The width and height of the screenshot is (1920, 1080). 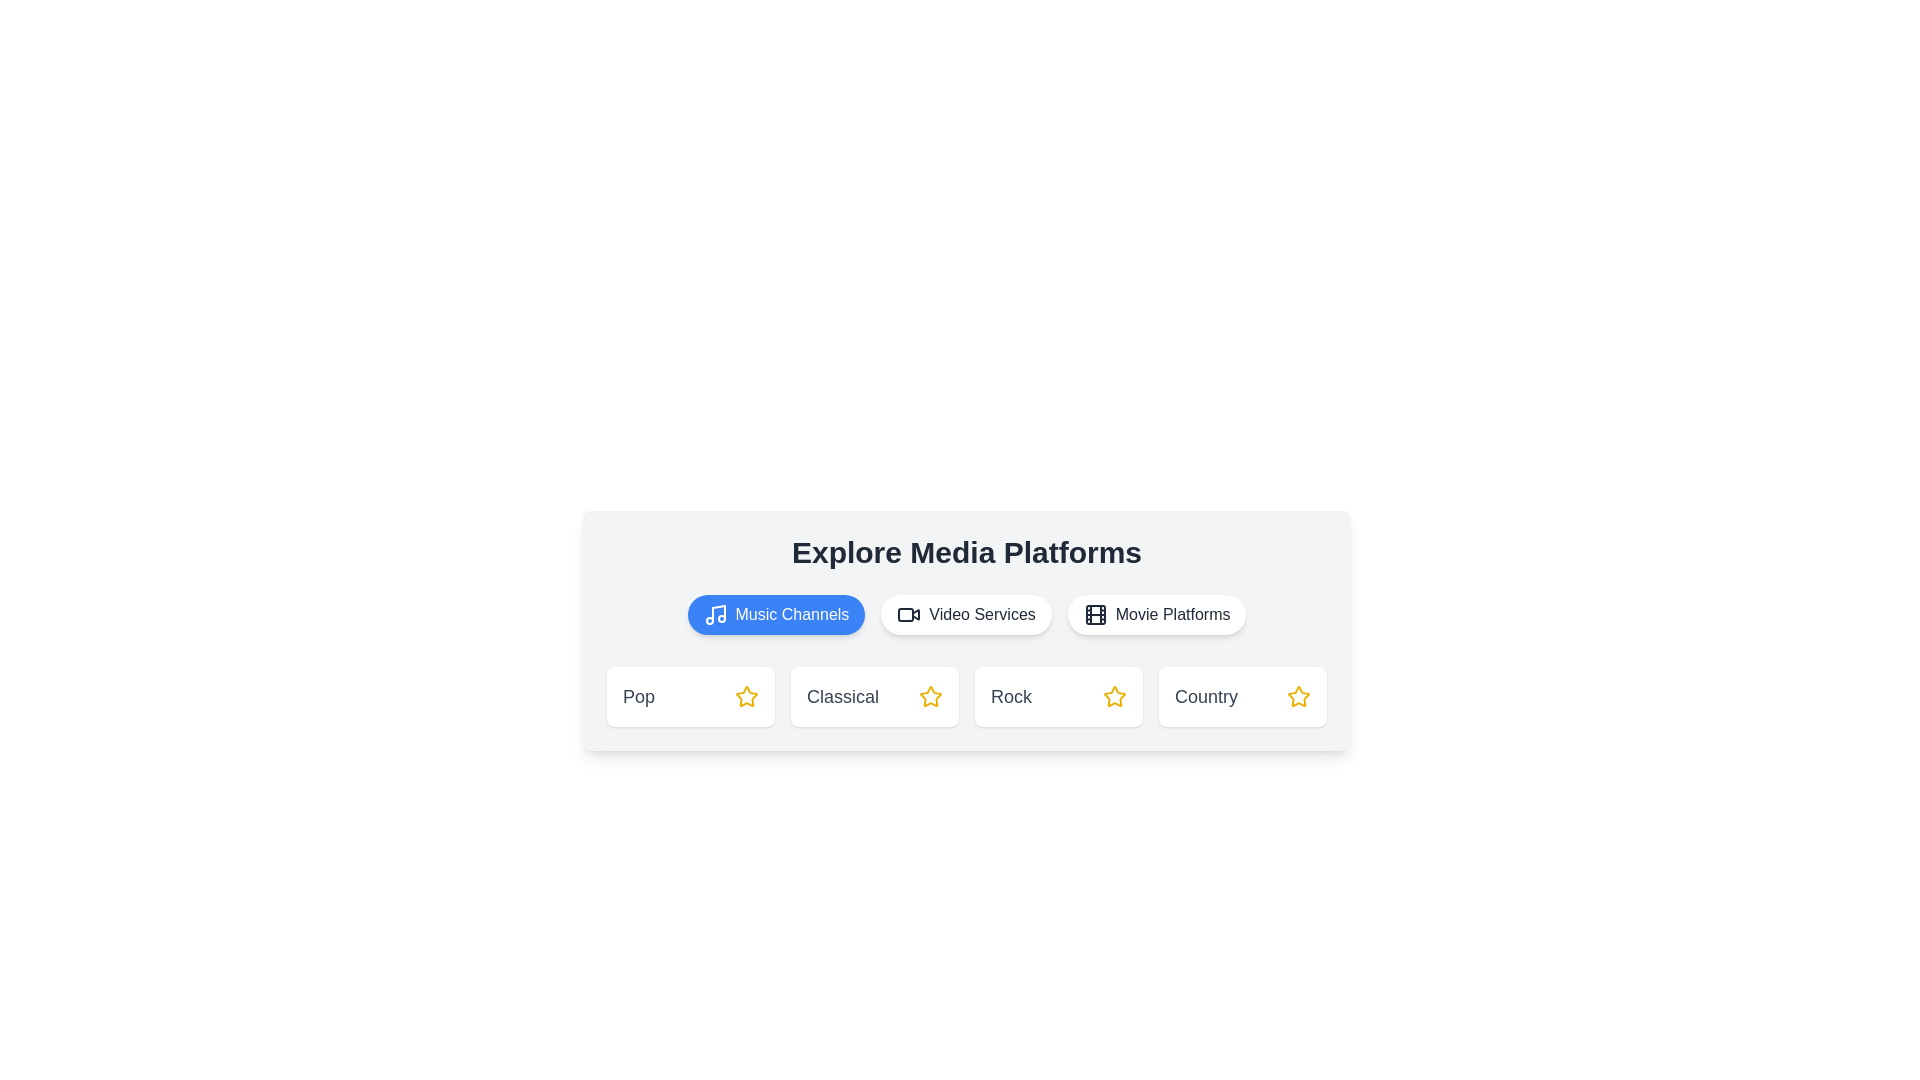 What do you see at coordinates (874, 696) in the screenshot?
I see `the 'Classical' Content Card in the music genres grid` at bounding box center [874, 696].